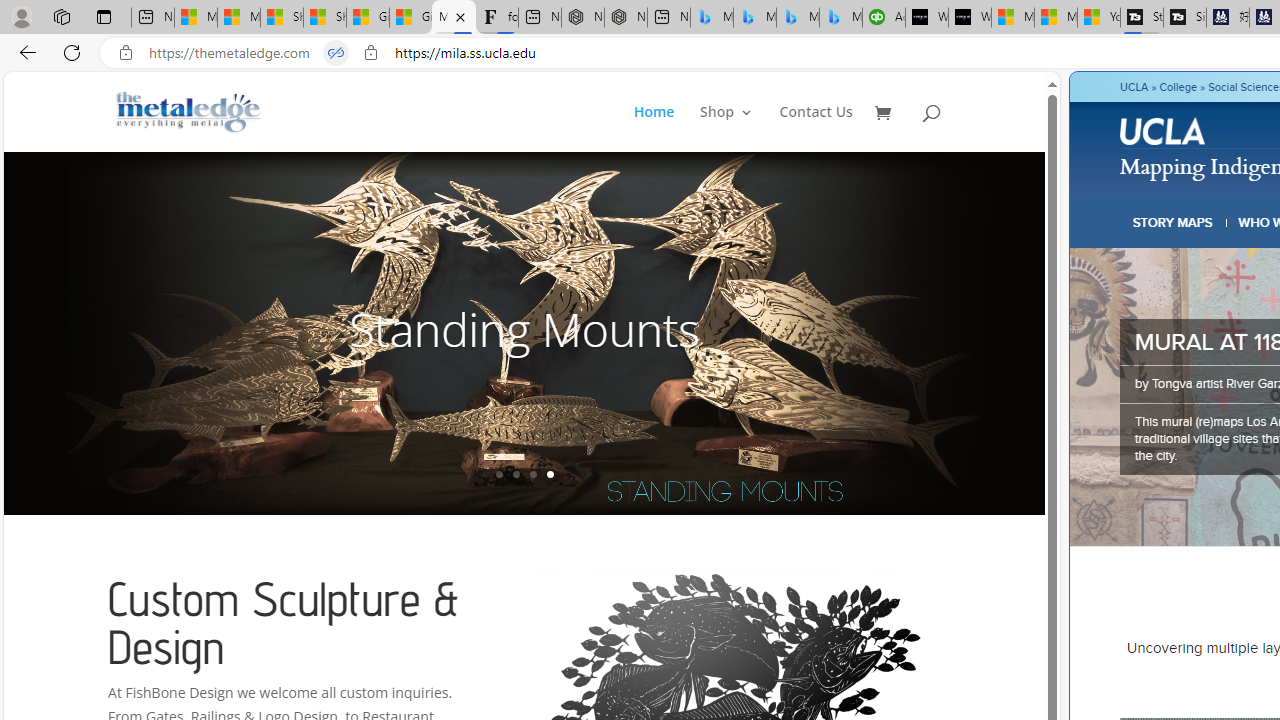 The width and height of the screenshot is (1280, 720). What do you see at coordinates (1164, 134) in the screenshot?
I see `'UCLA logo'` at bounding box center [1164, 134].